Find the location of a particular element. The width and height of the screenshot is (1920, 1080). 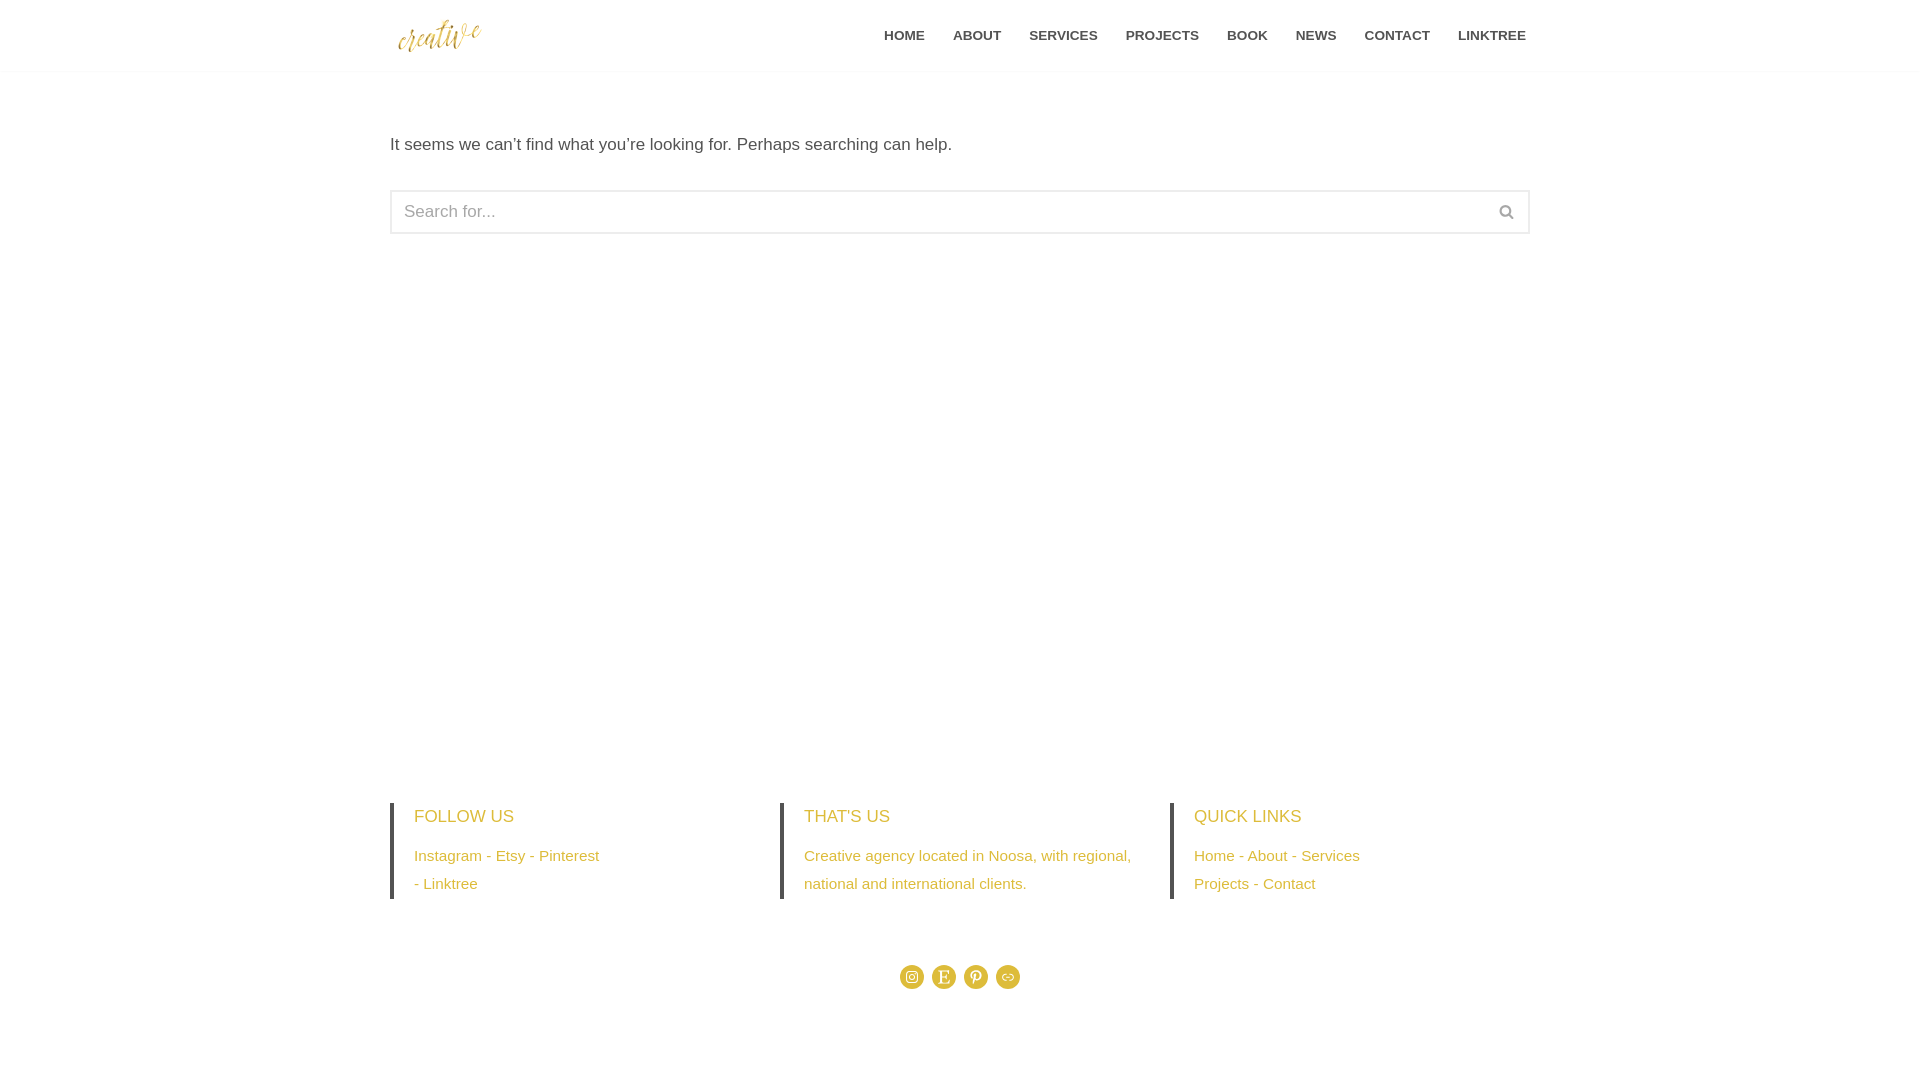

'Skip to content' is located at coordinates (14, 42).